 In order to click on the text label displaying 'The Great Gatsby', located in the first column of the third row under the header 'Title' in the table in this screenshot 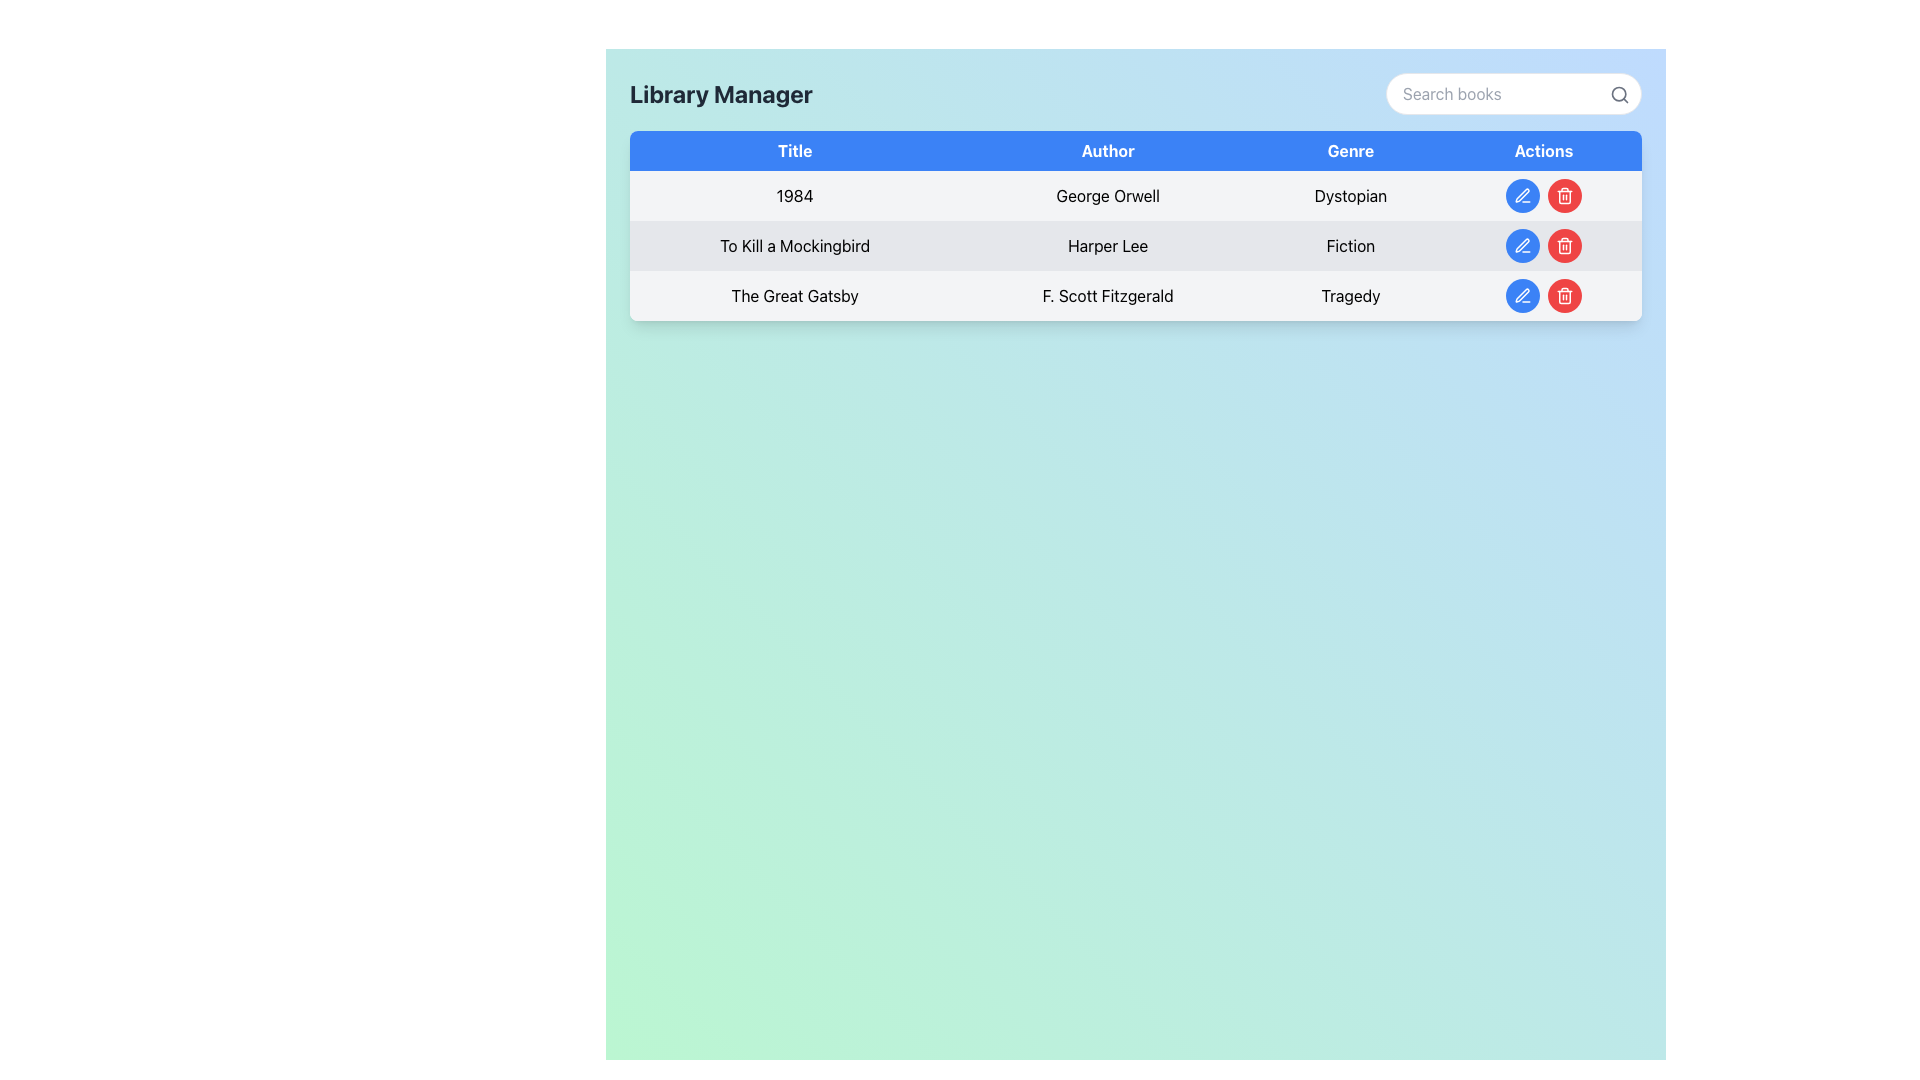, I will do `click(794, 296)`.